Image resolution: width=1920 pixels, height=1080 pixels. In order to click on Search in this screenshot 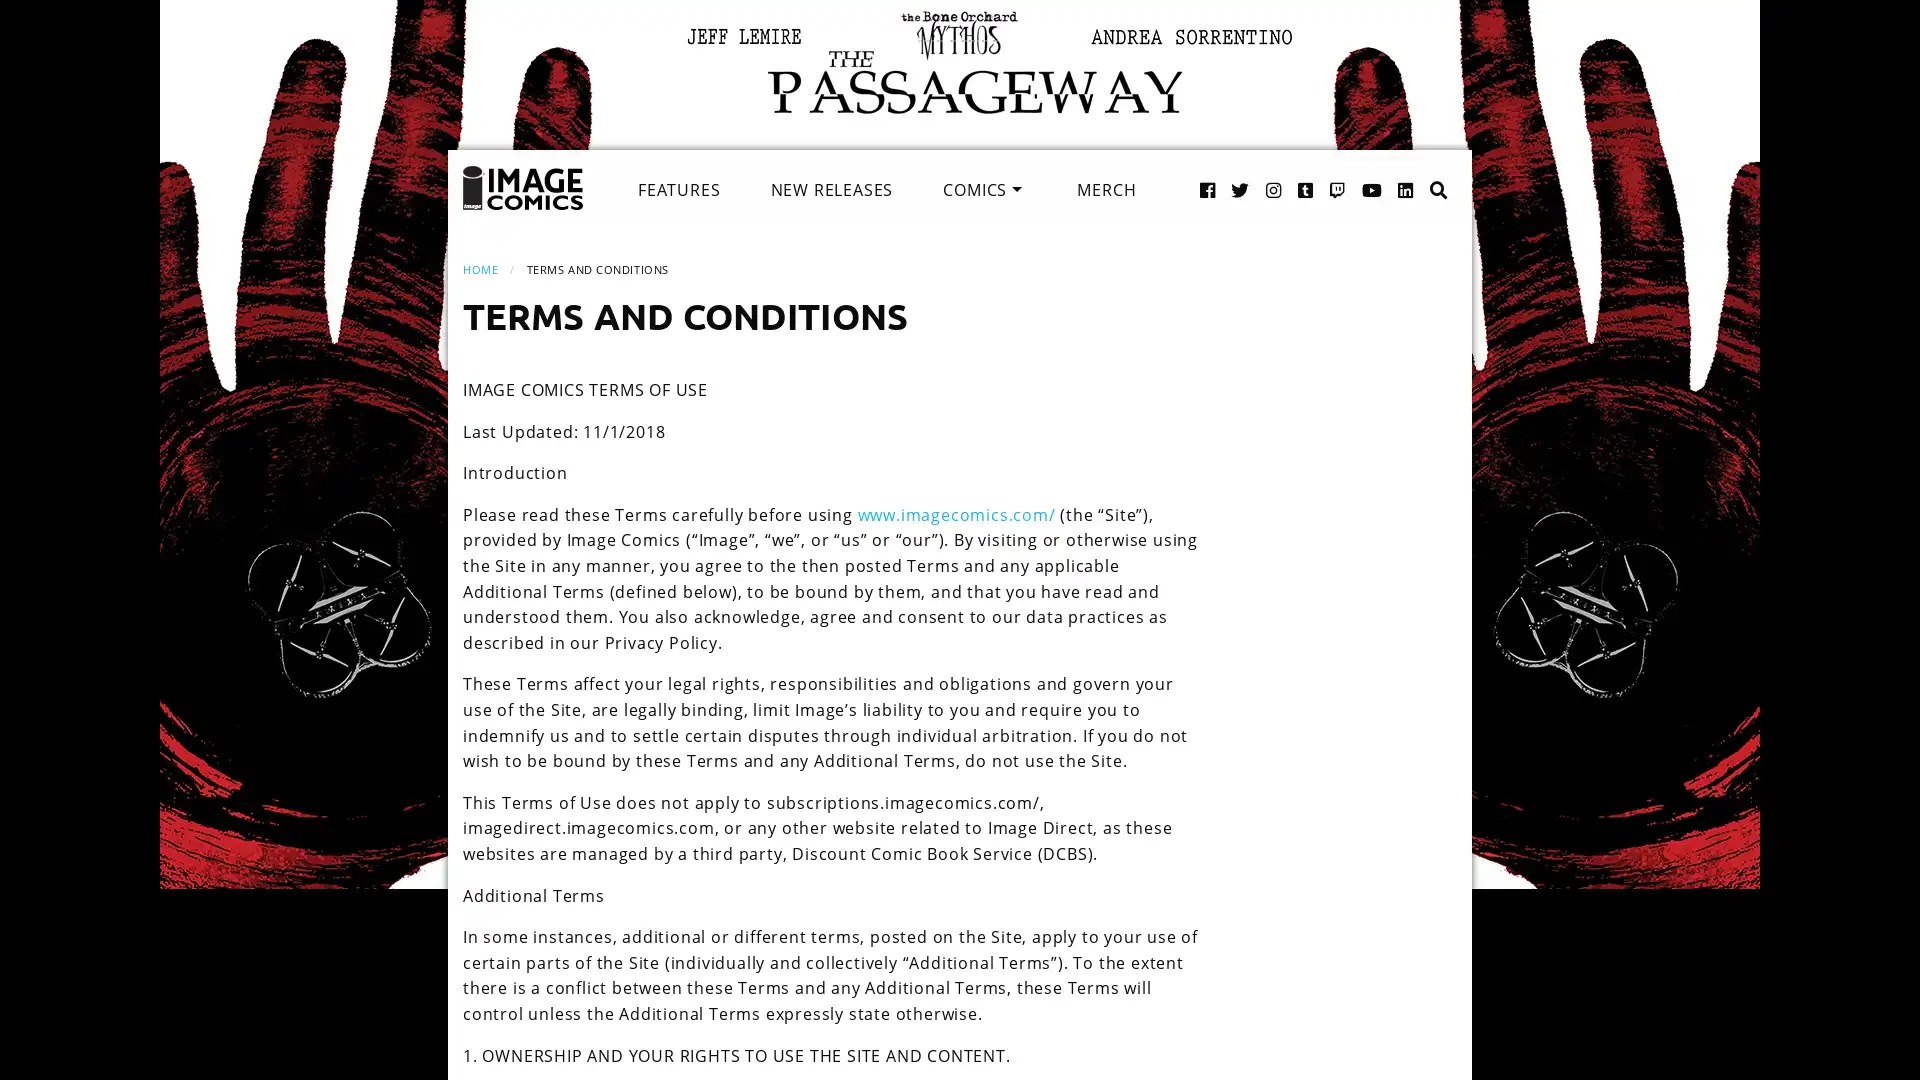, I will do `click(1417, 168)`.